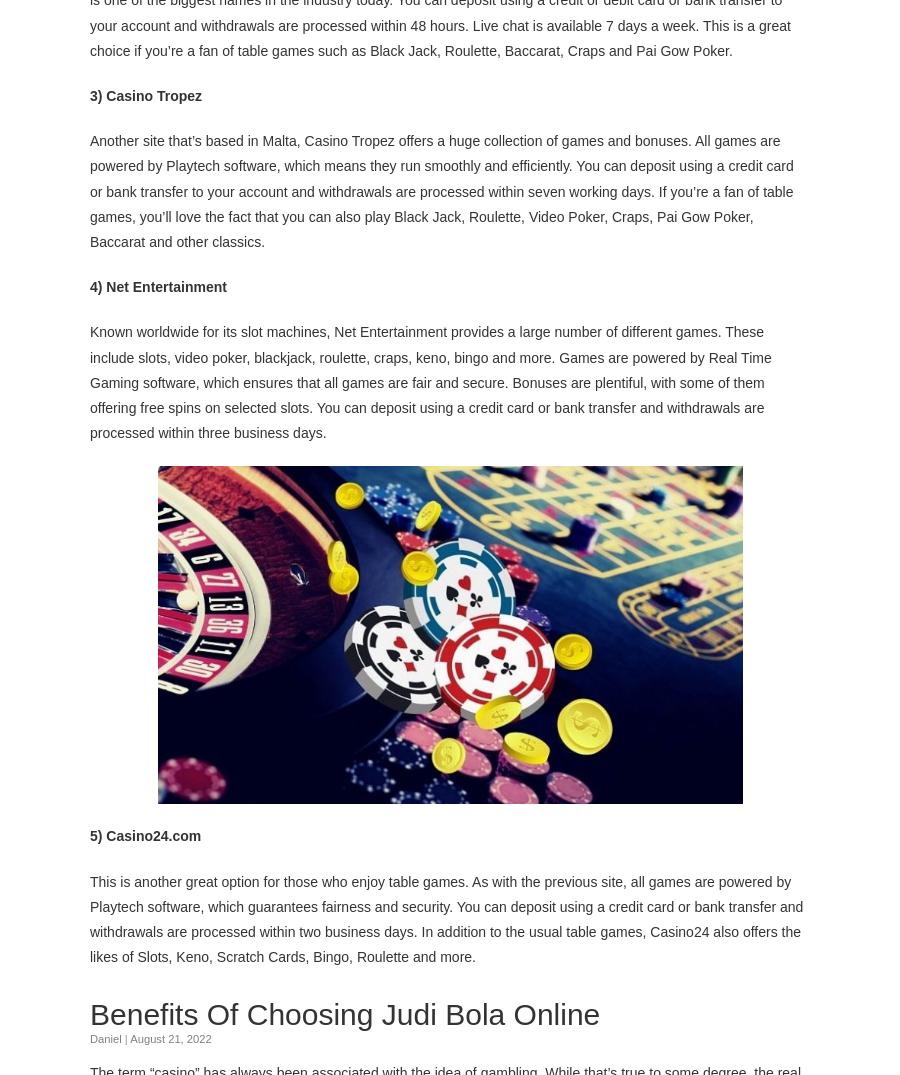 The width and height of the screenshot is (900, 1075). Describe the element at coordinates (104, 1038) in the screenshot. I see `'Daniel'` at that location.